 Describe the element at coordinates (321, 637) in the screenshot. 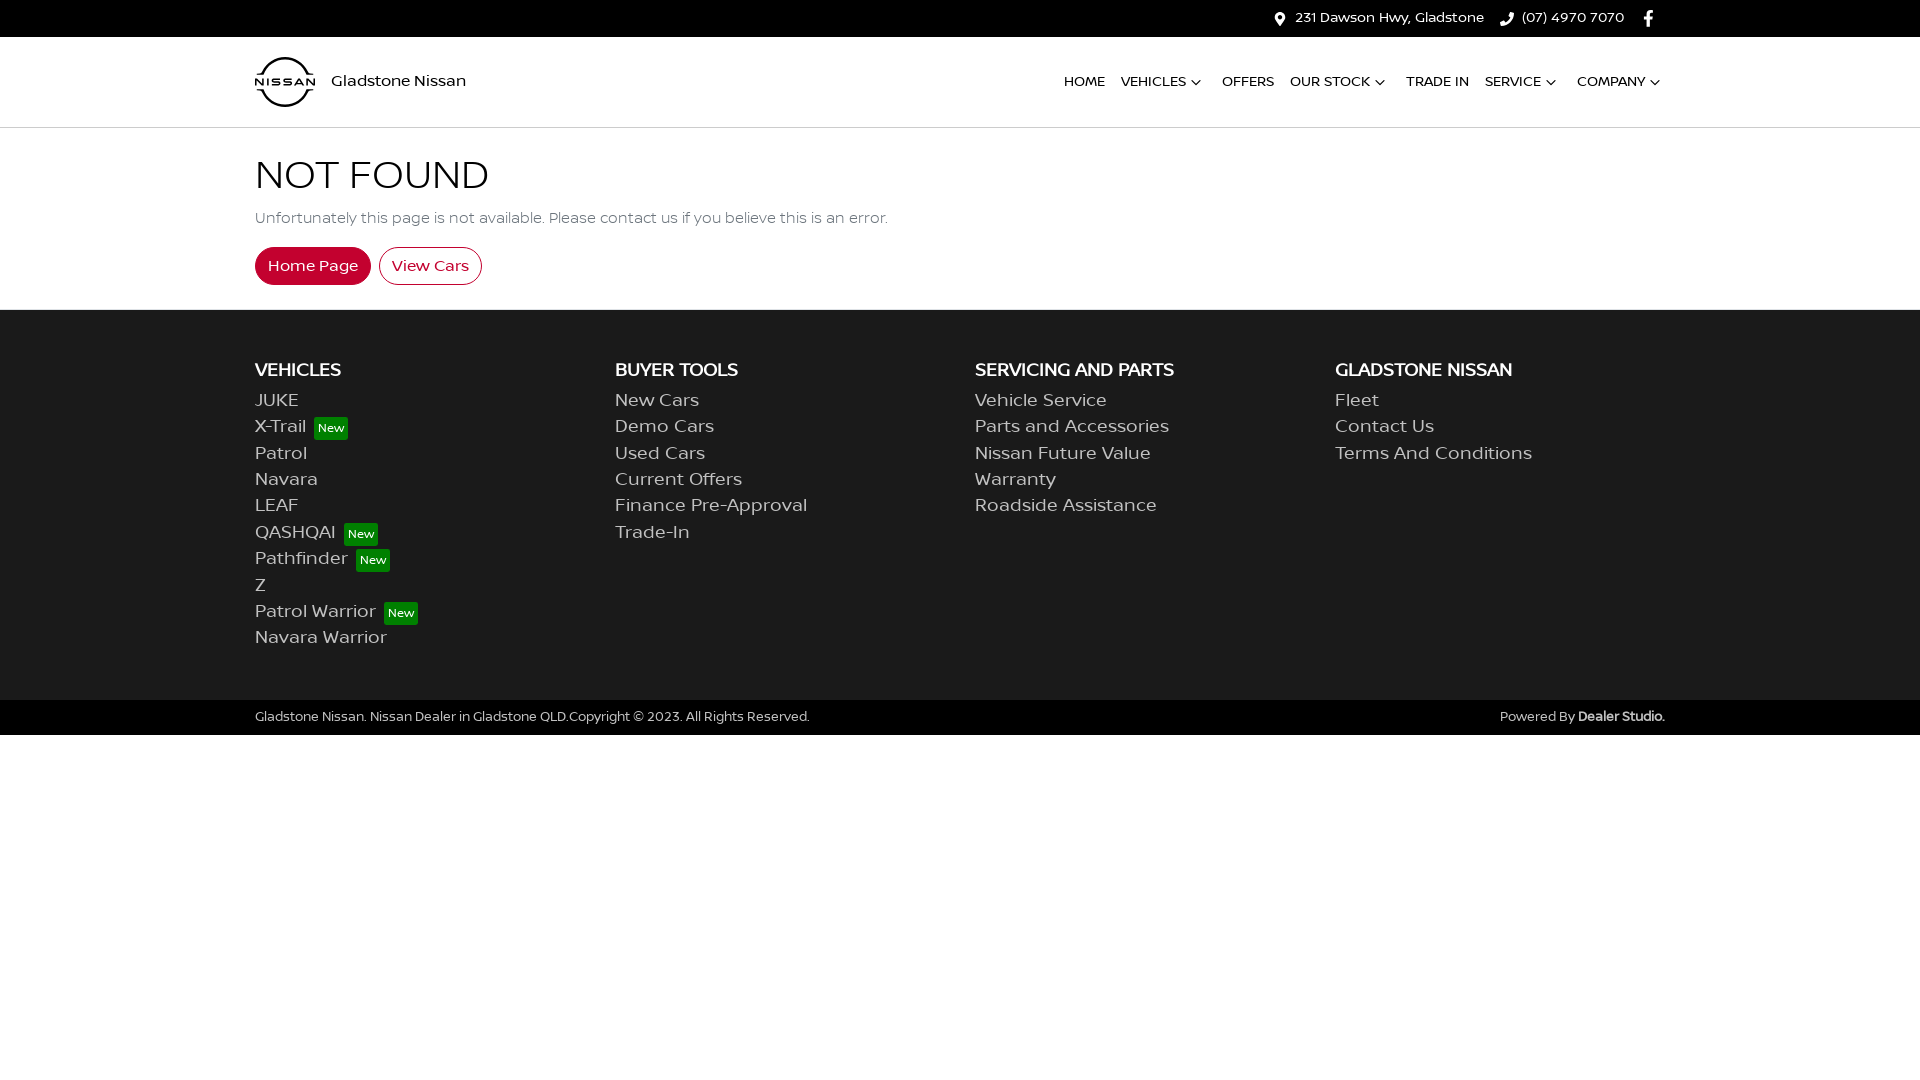

I see `'Navara Warrior'` at that location.